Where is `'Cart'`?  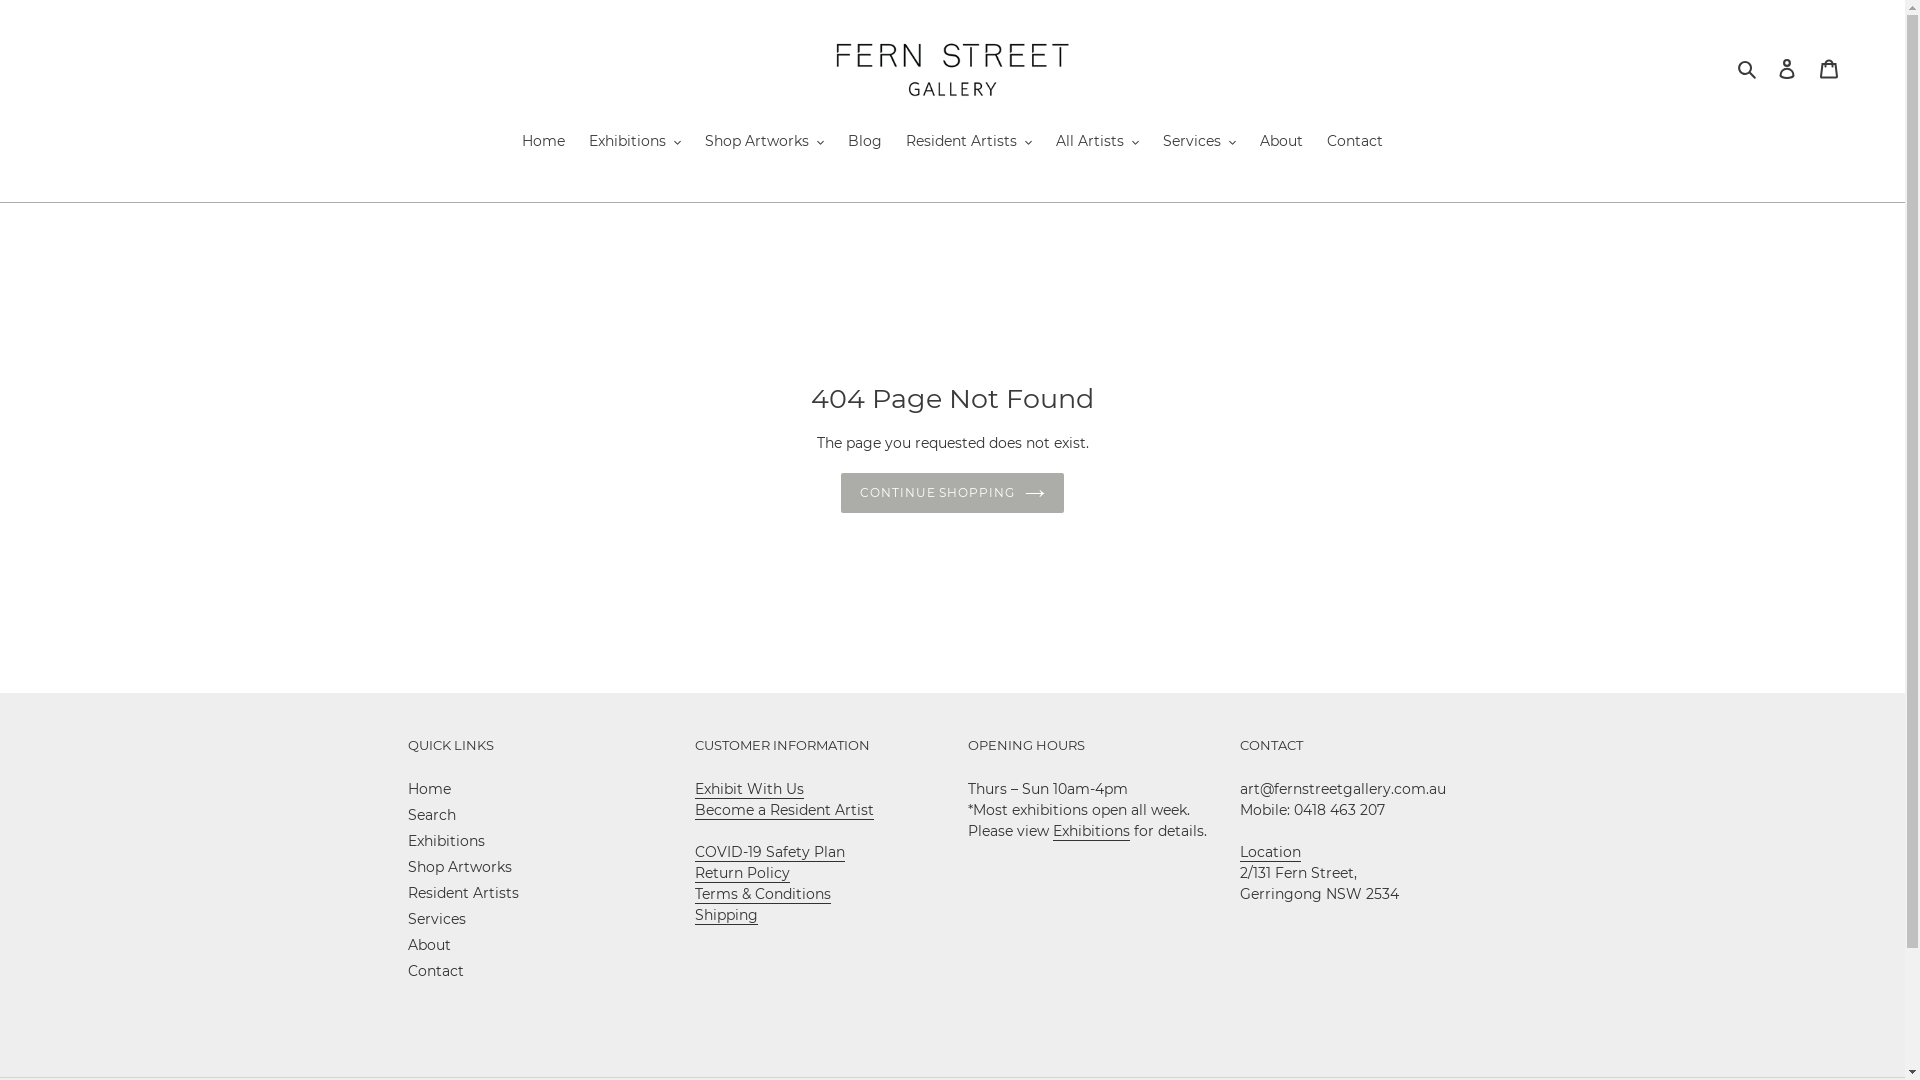 'Cart' is located at coordinates (1828, 66).